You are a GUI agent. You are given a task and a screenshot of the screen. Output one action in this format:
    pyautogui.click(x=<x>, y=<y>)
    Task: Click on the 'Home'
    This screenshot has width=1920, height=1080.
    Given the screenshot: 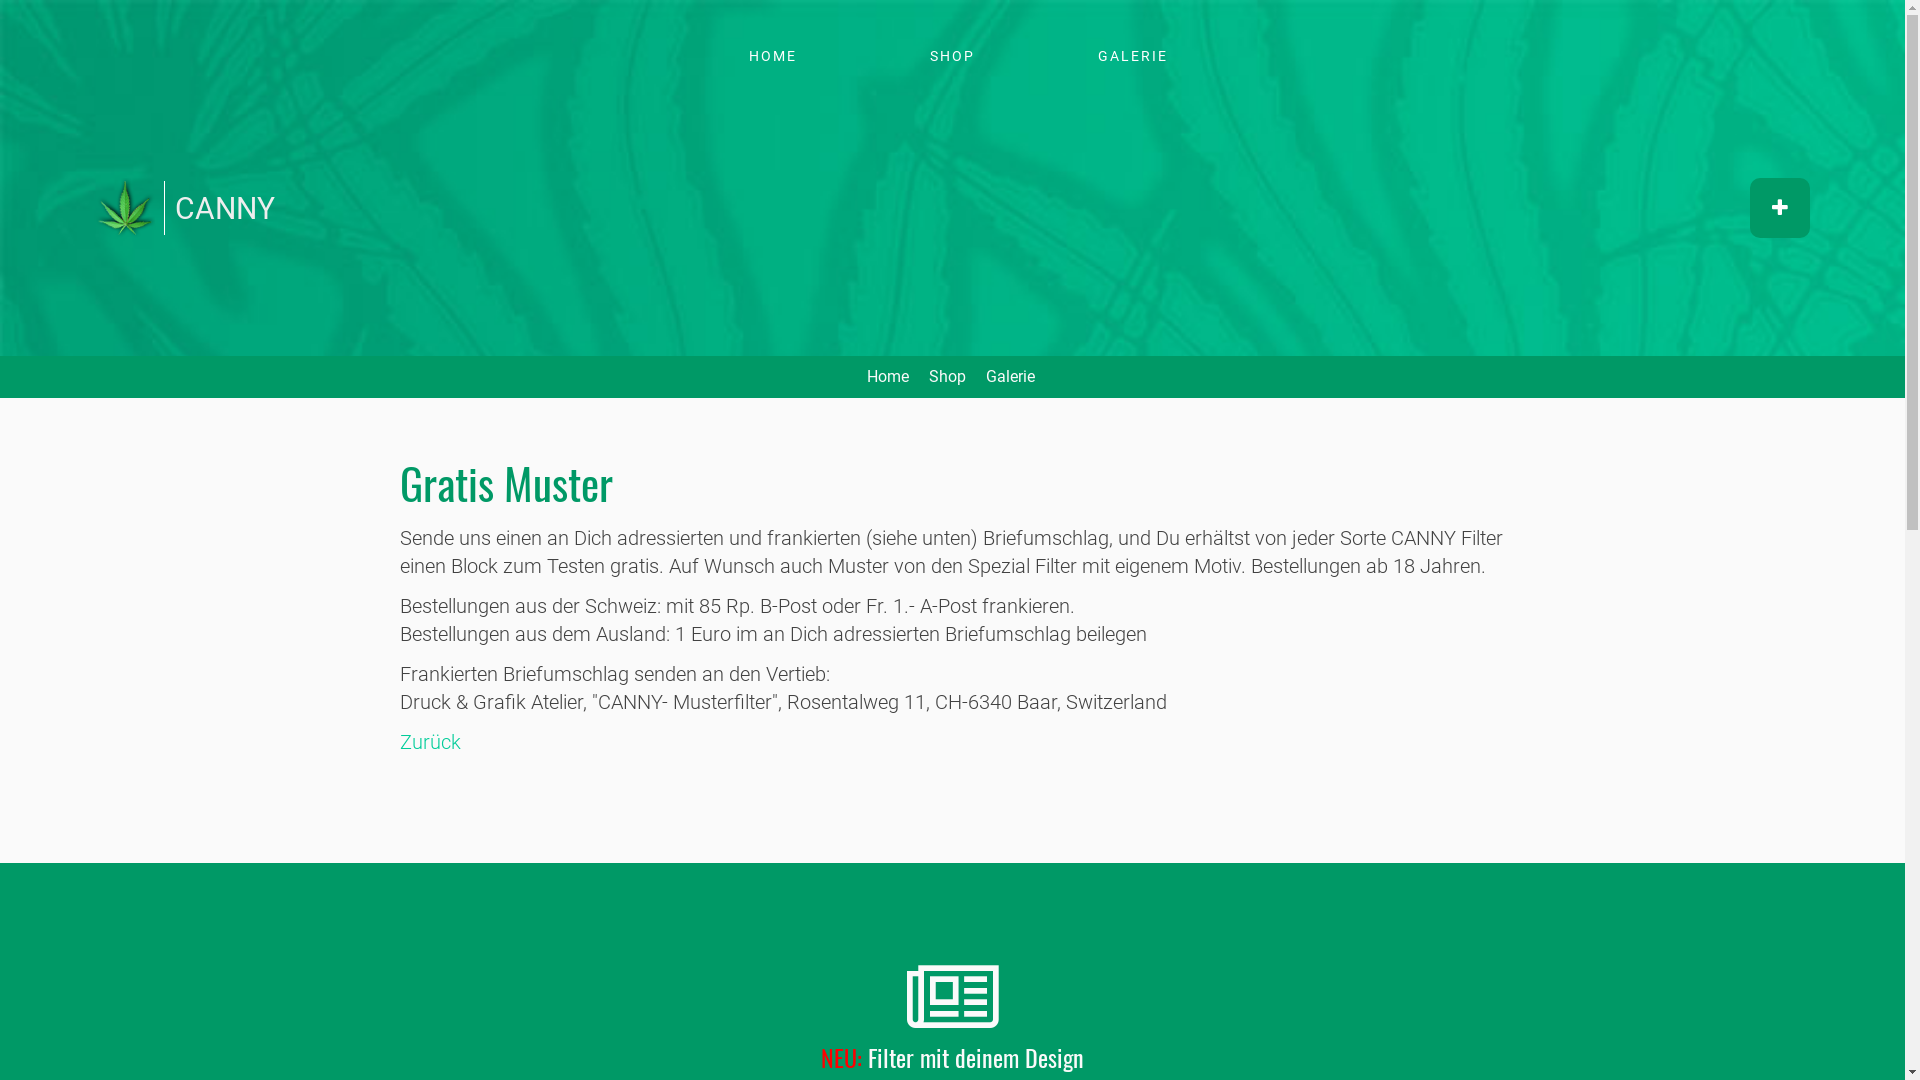 What is the action you would take?
    pyautogui.click(x=886, y=376)
    